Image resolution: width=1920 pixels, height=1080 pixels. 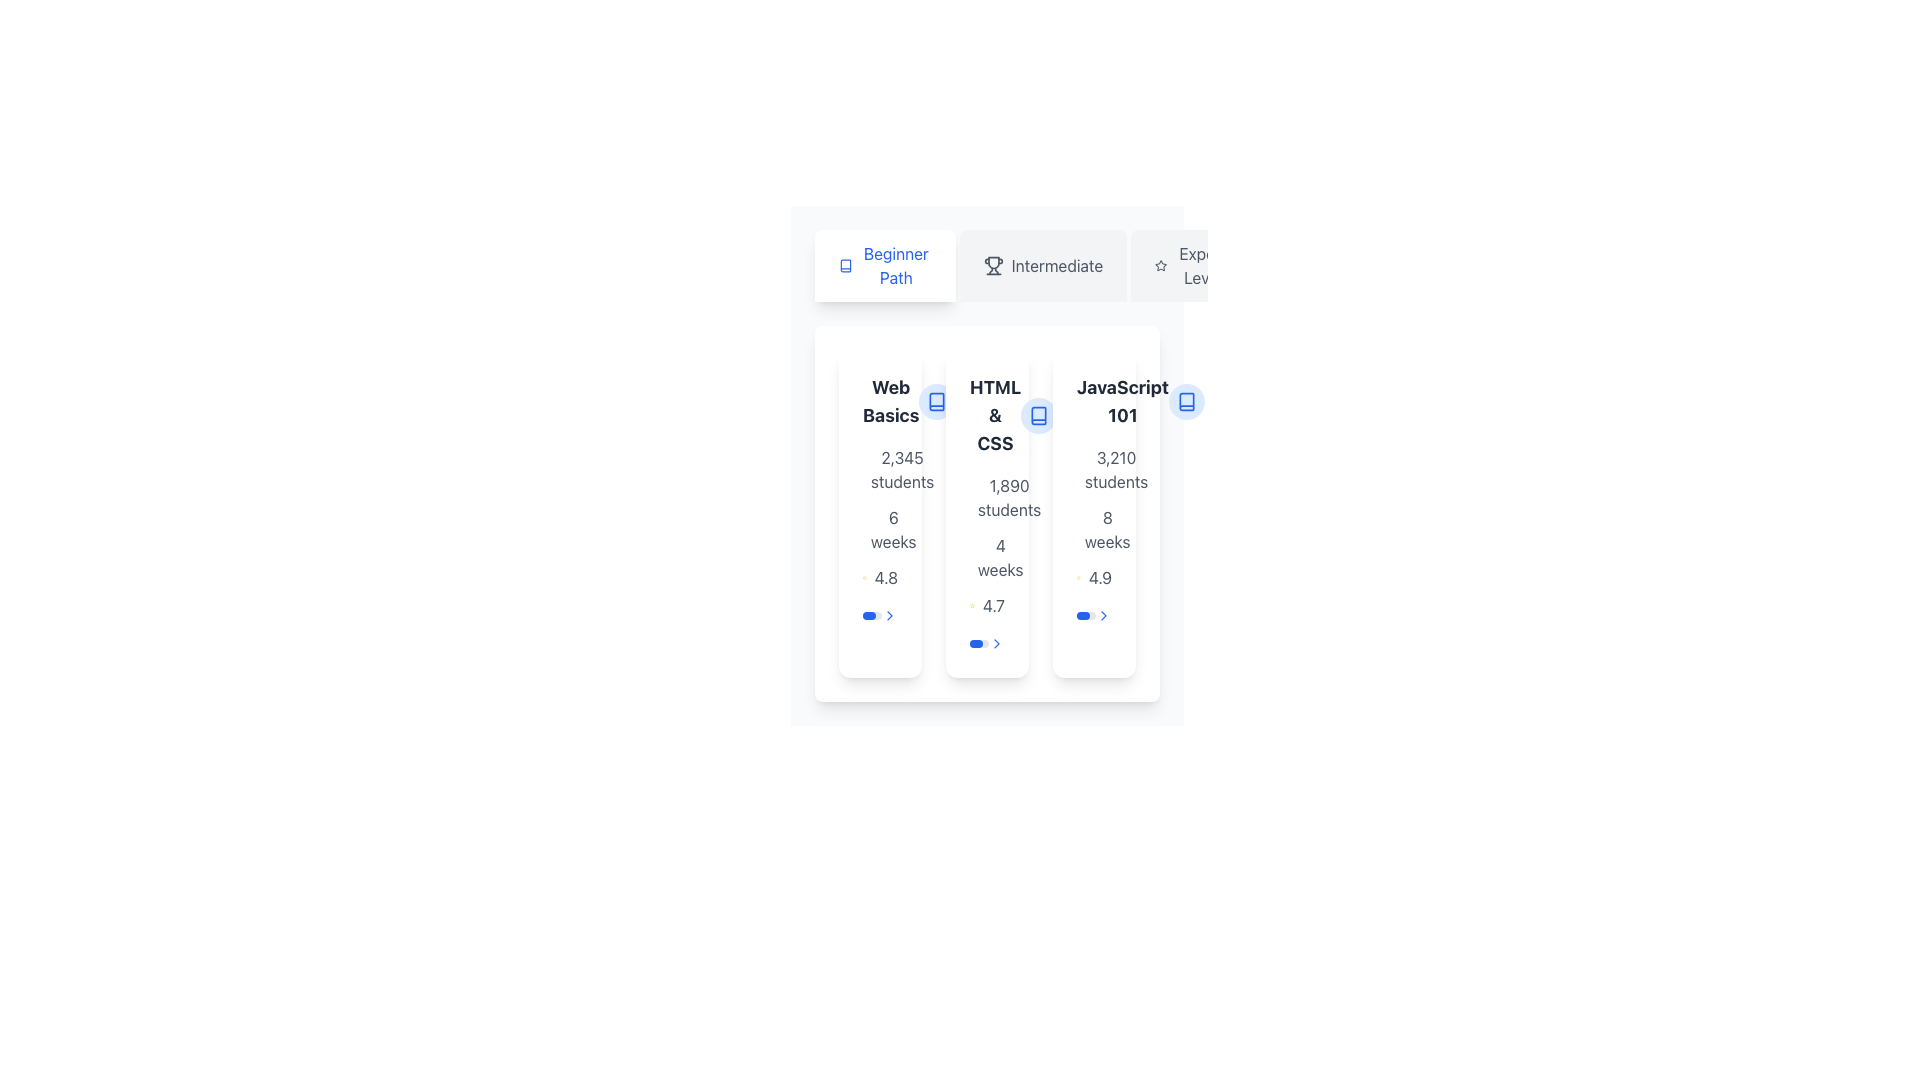 What do you see at coordinates (993, 604) in the screenshot?
I see `the static text label displaying the rating '4.7', which is positioned next to a star symbol in the card labeled 'HTML & CSS'` at bounding box center [993, 604].